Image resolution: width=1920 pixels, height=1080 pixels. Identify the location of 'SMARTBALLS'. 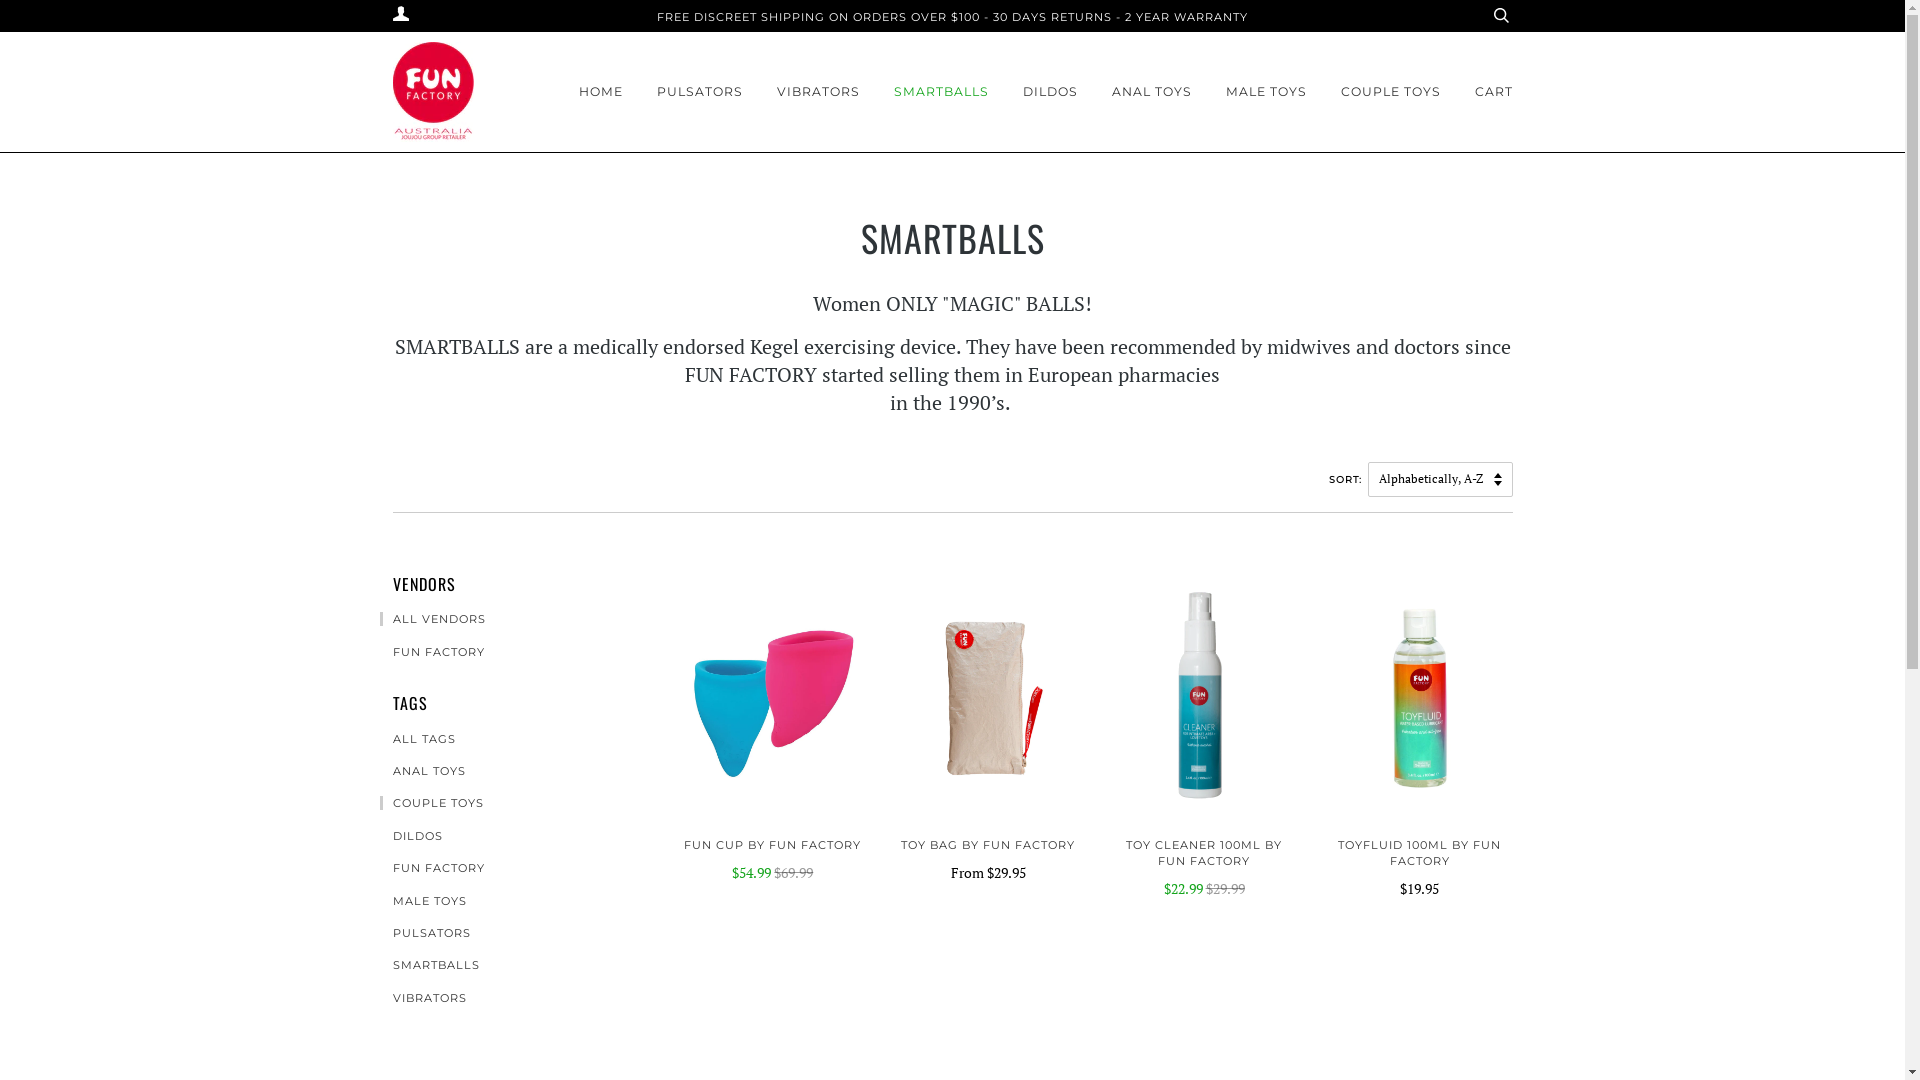
(940, 92).